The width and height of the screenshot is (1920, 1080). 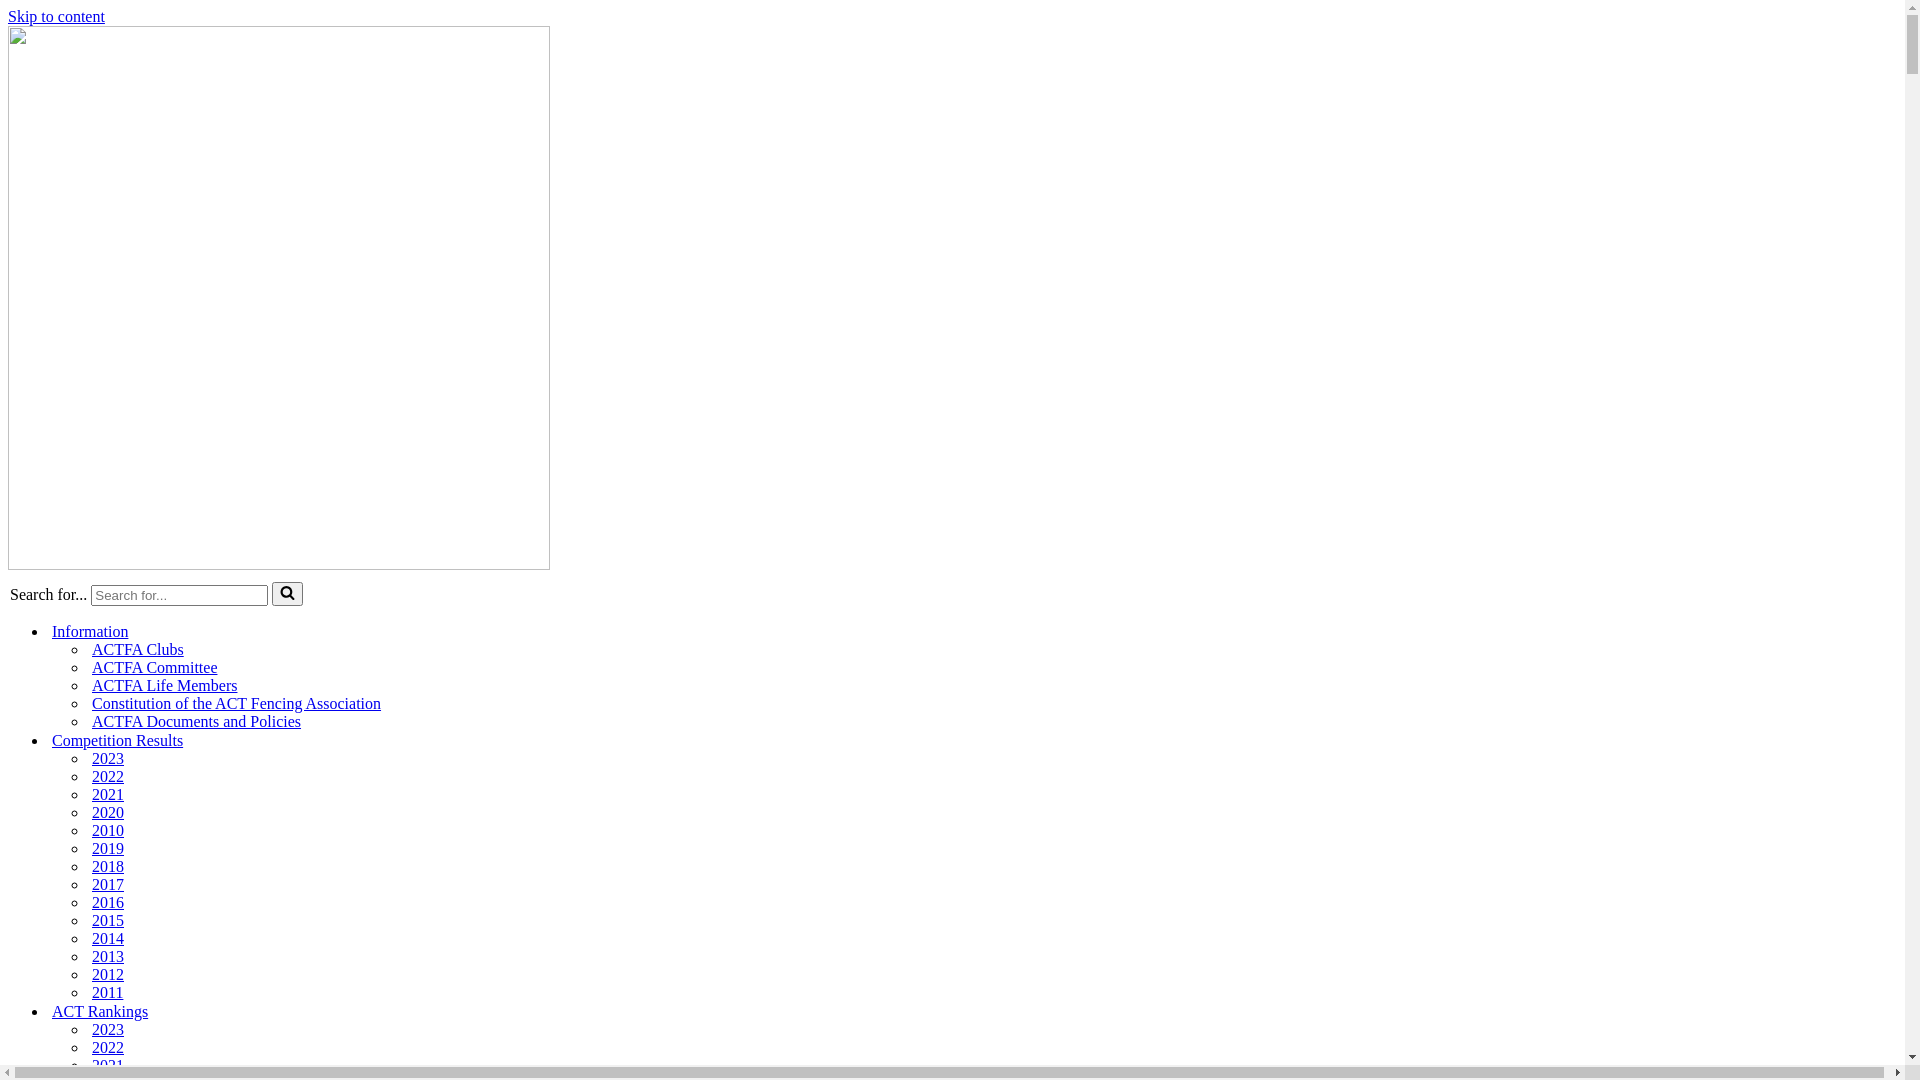 I want to click on '2015', so click(x=107, y=921).